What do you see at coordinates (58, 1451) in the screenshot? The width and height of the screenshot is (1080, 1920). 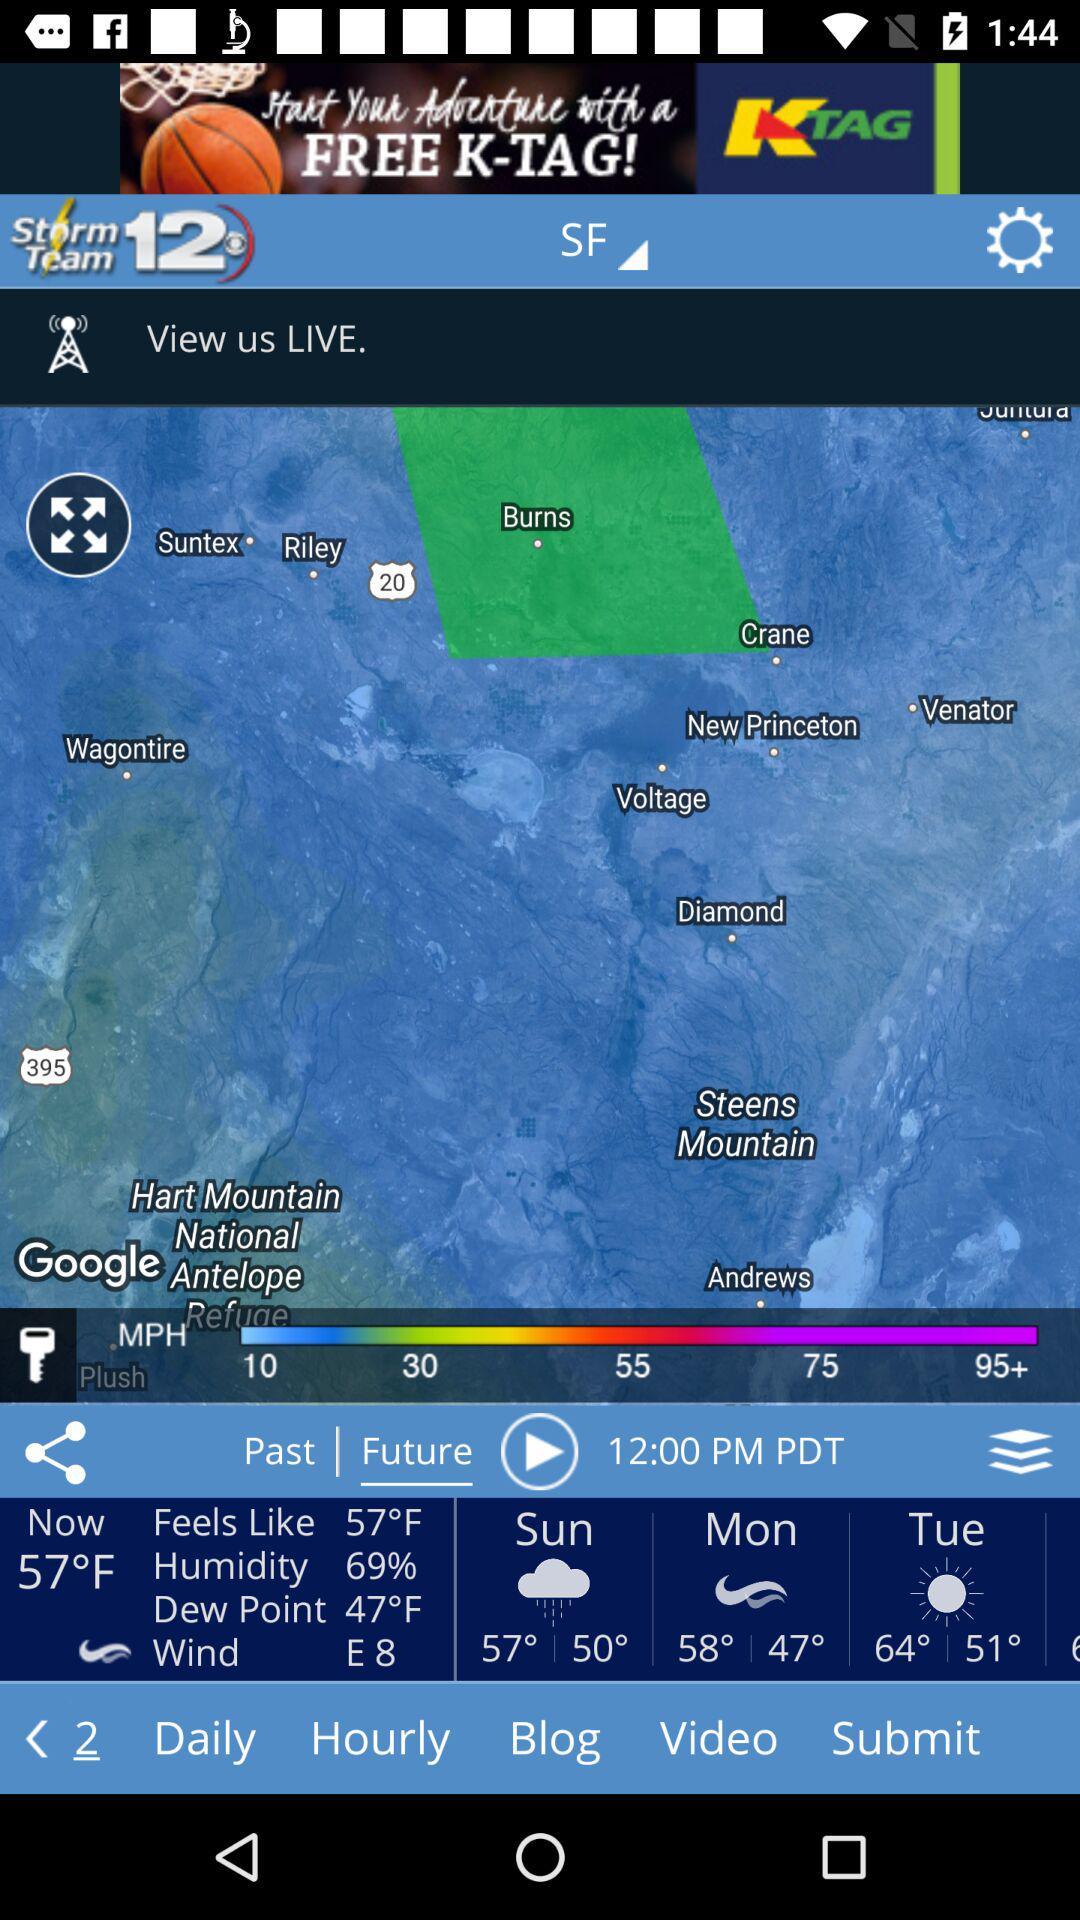 I see `the share icon` at bounding box center [58, 1451].